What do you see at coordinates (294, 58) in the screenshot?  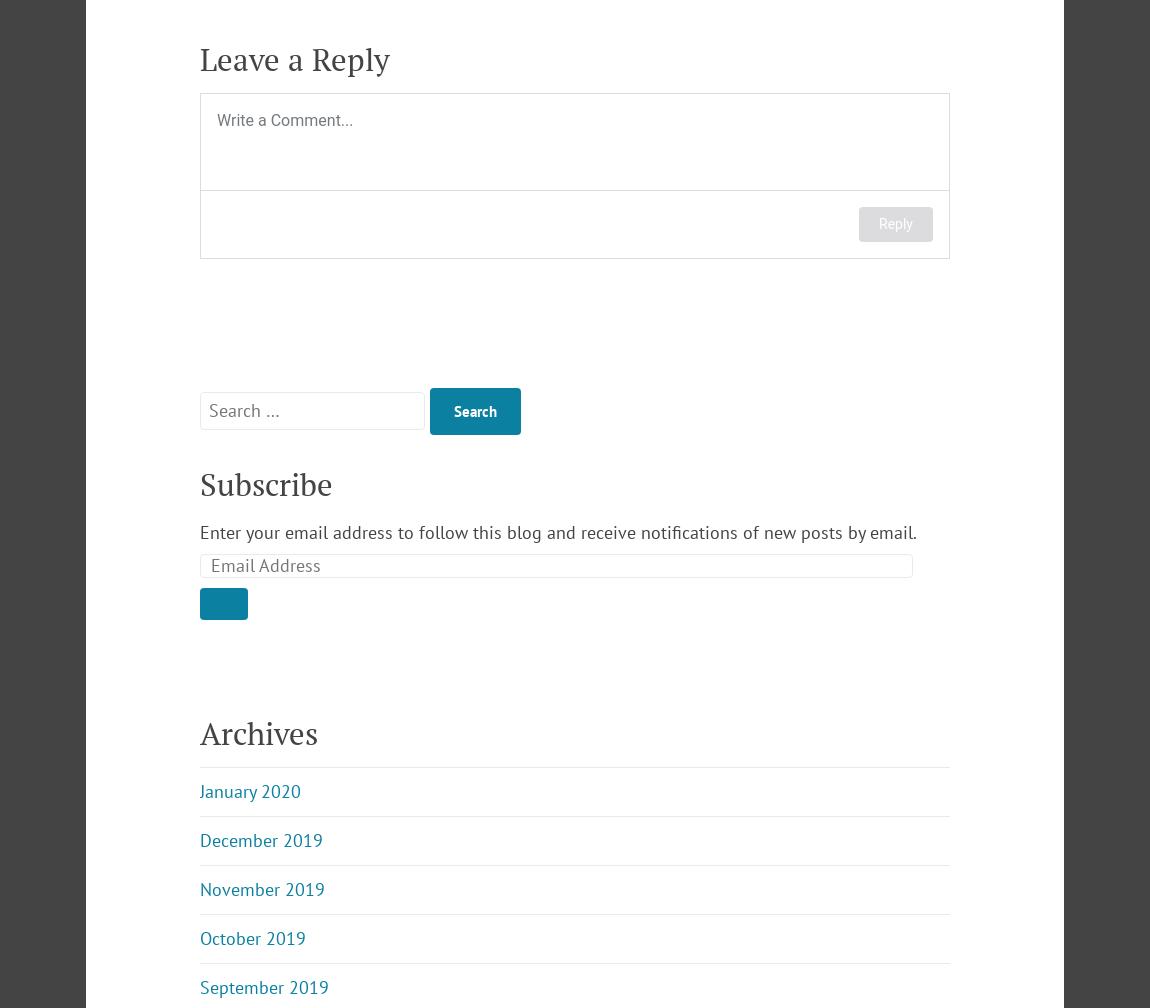 I see `'Leave a Reply'` at bounding box center [294, 58].